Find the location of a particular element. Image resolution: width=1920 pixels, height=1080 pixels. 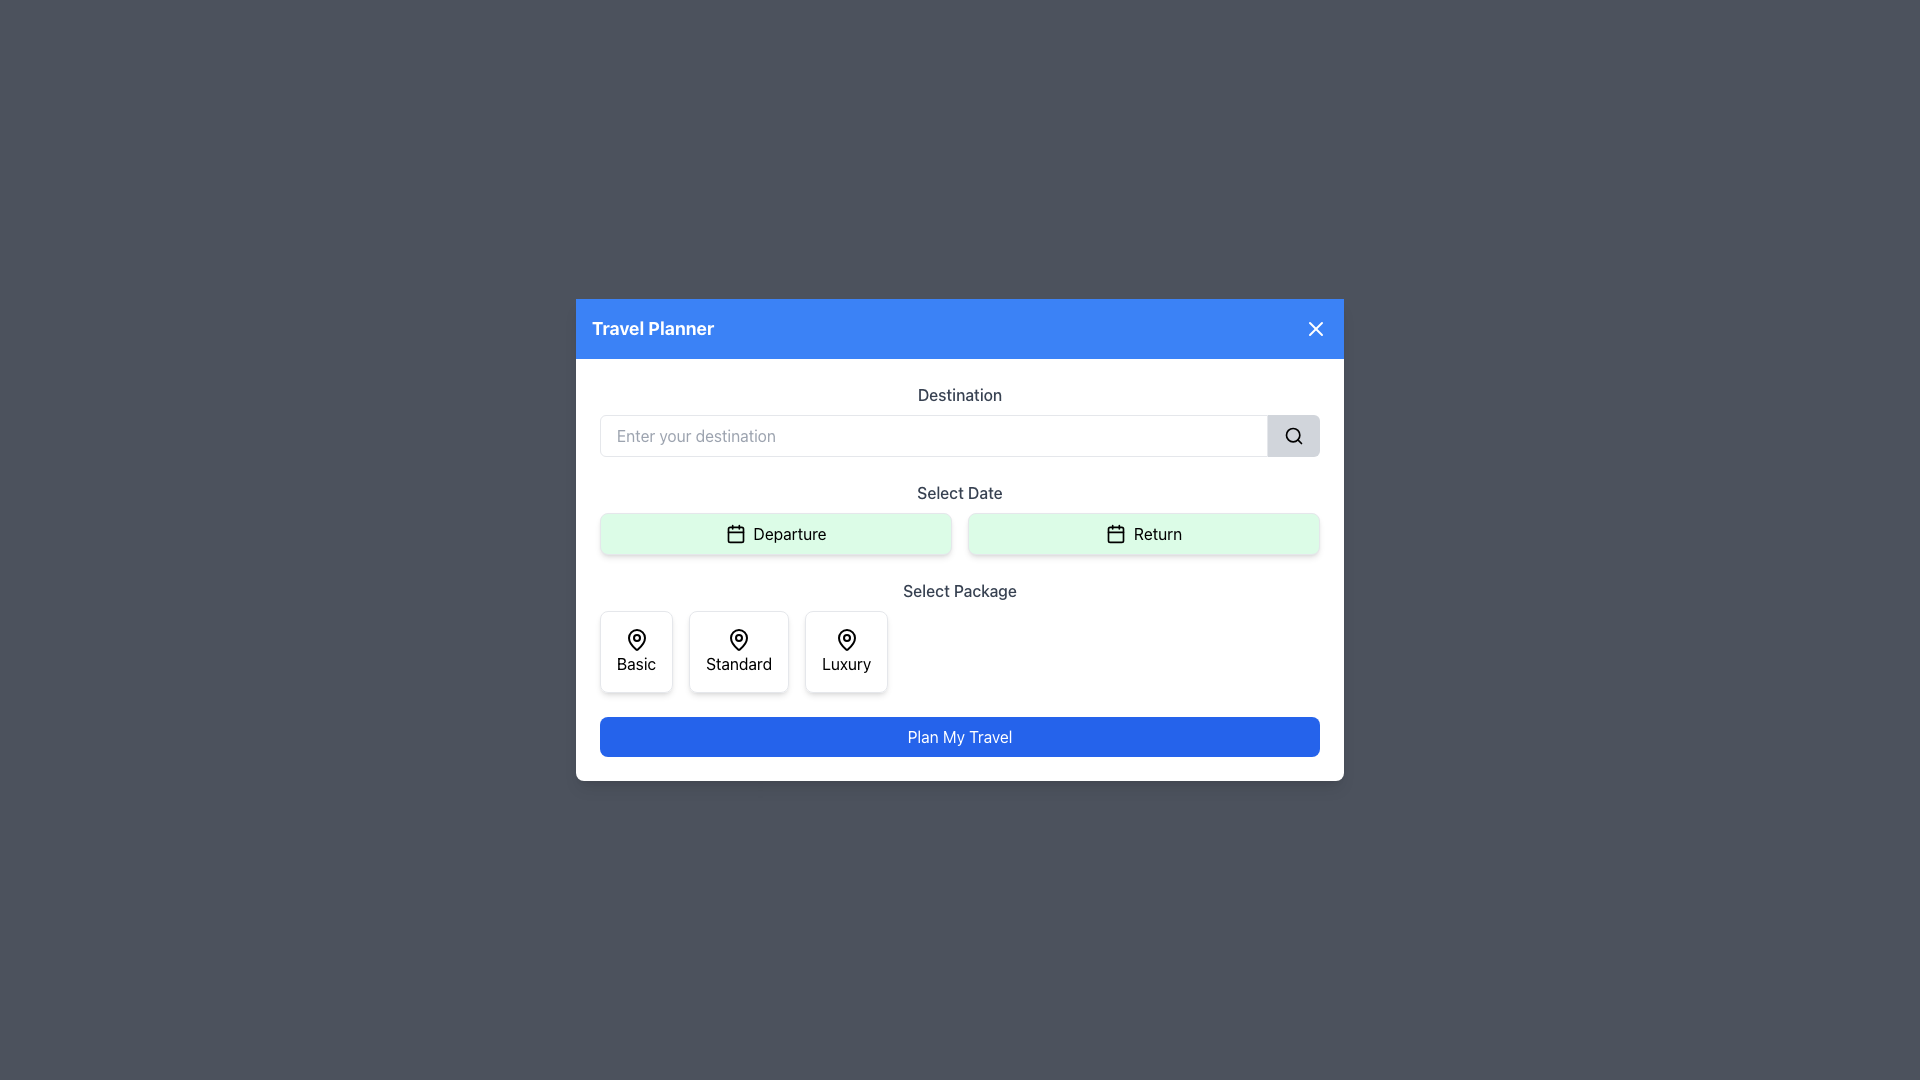

the Horizontal option selector for package levels located centrally below the 'Select Package' section to bring up the context menu is located at coordinates (960, 651).